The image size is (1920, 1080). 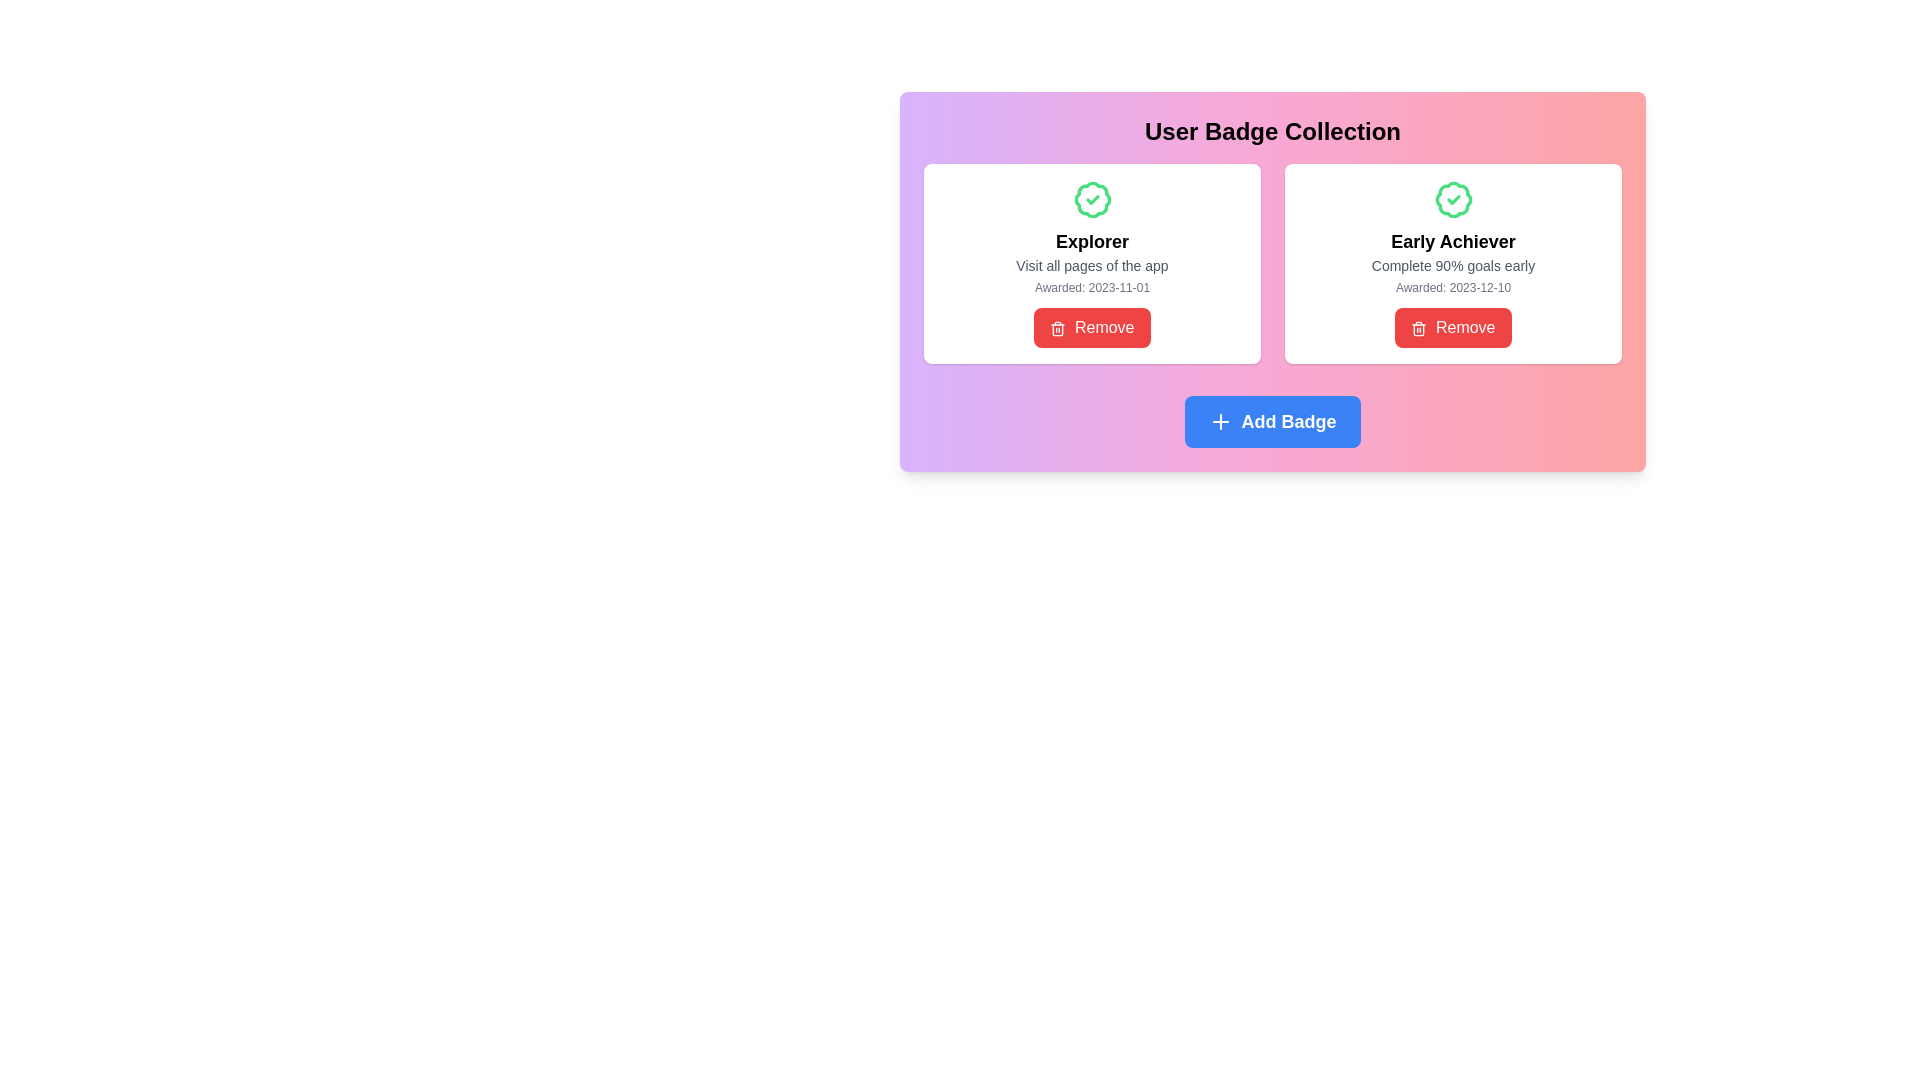 What do you see at coordinates (1453, 200) in the screenshot?
I see `the badge icon located above the title of the 'Early Achiever' card in the 'User Badge Collection' panel` at bounding box center [1453, 200].